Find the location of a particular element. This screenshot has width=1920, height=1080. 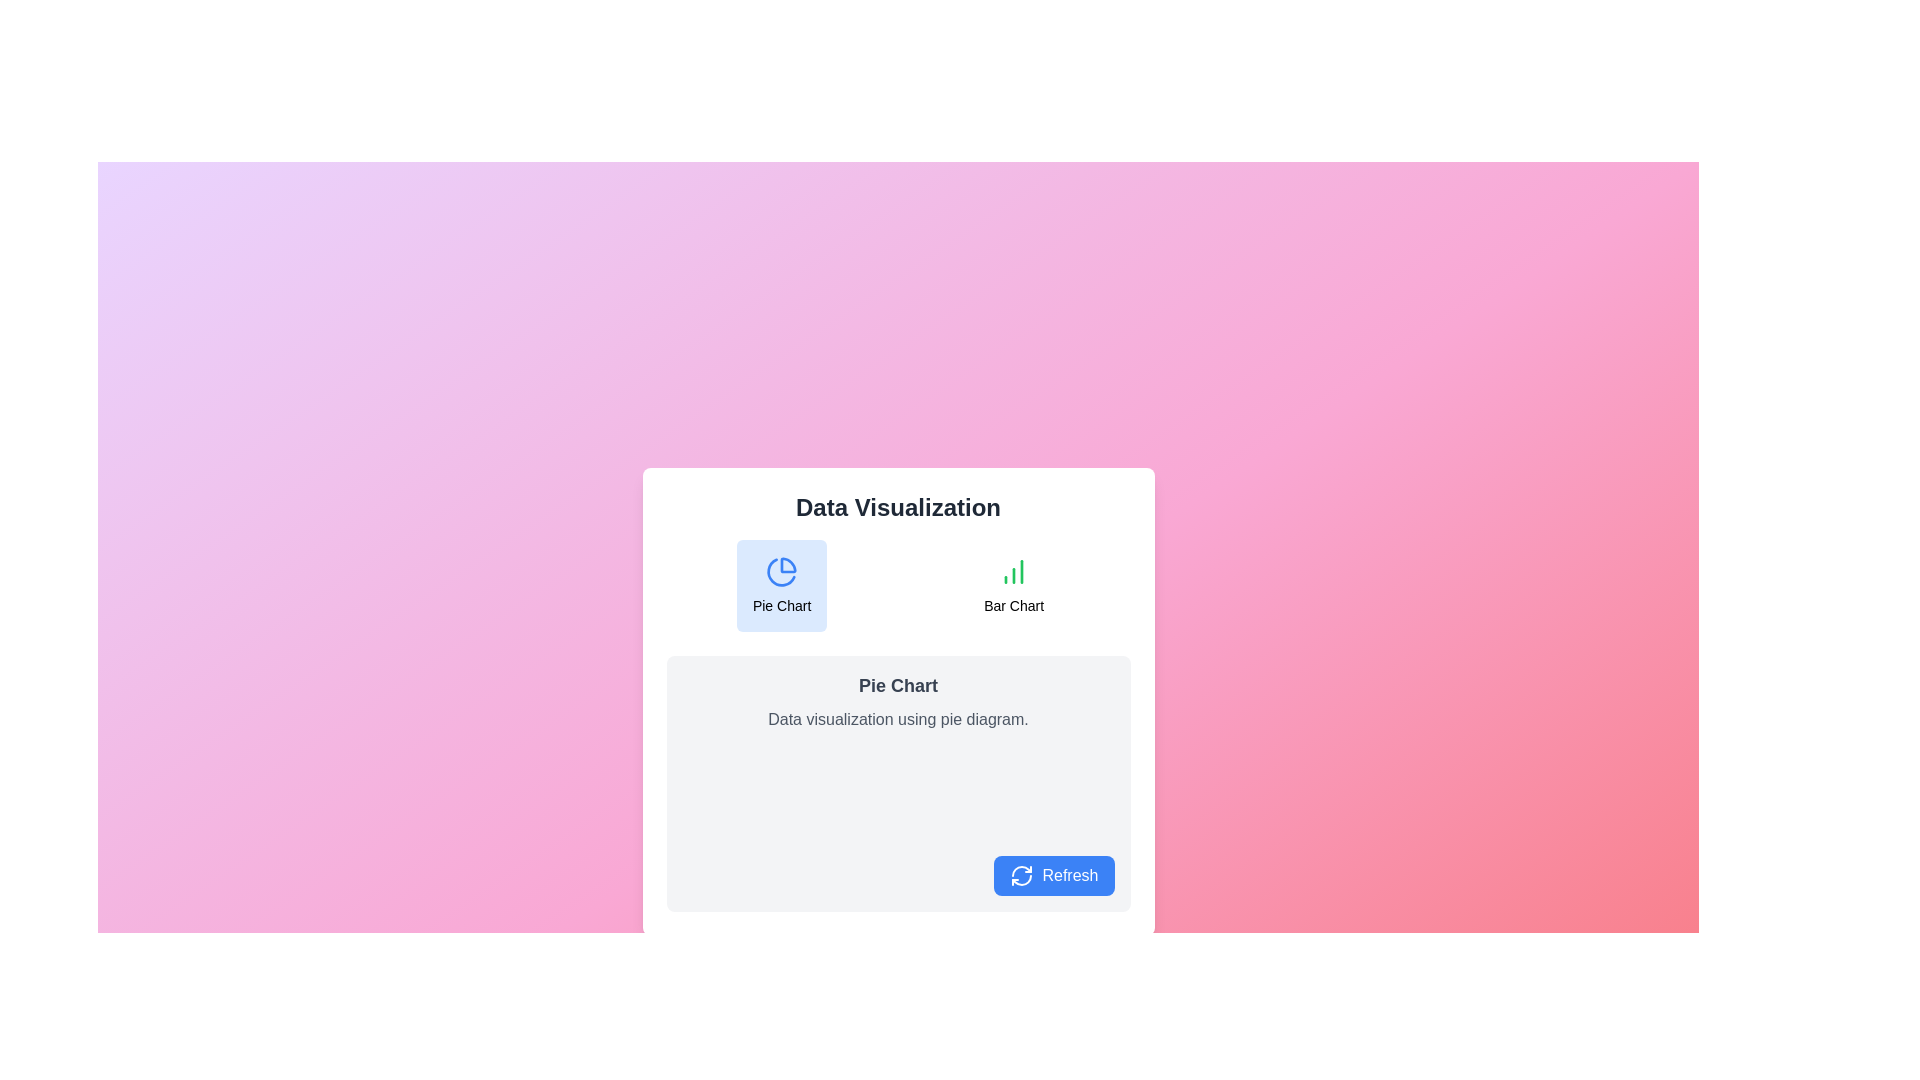

the static text element that reads 'Data visualization using pie diagram.' which is located beneath the heading 'Pie Chart' is located at coordinates (897, 720).